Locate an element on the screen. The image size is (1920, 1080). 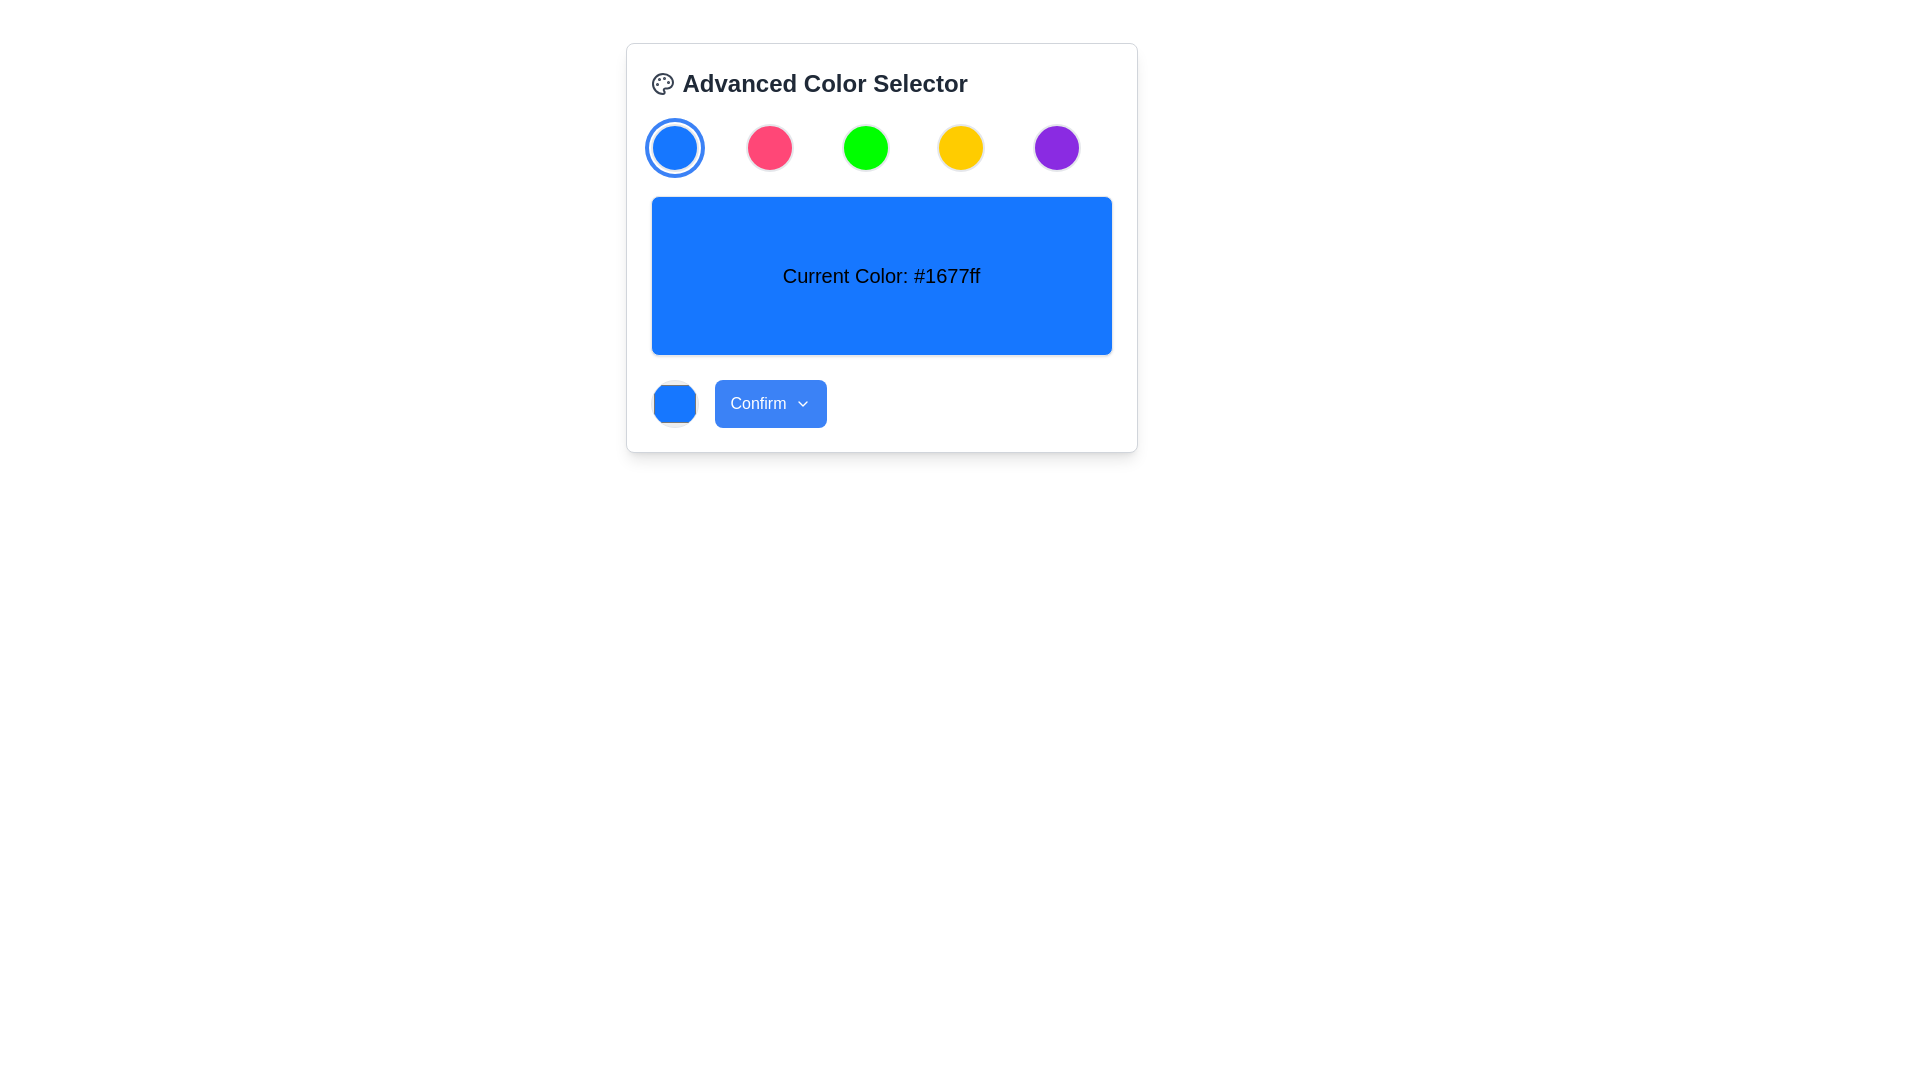
the downward-pointing chevron icon located to the right of the 'Confirm' text within the blue button is located at coordinates (802, 404).